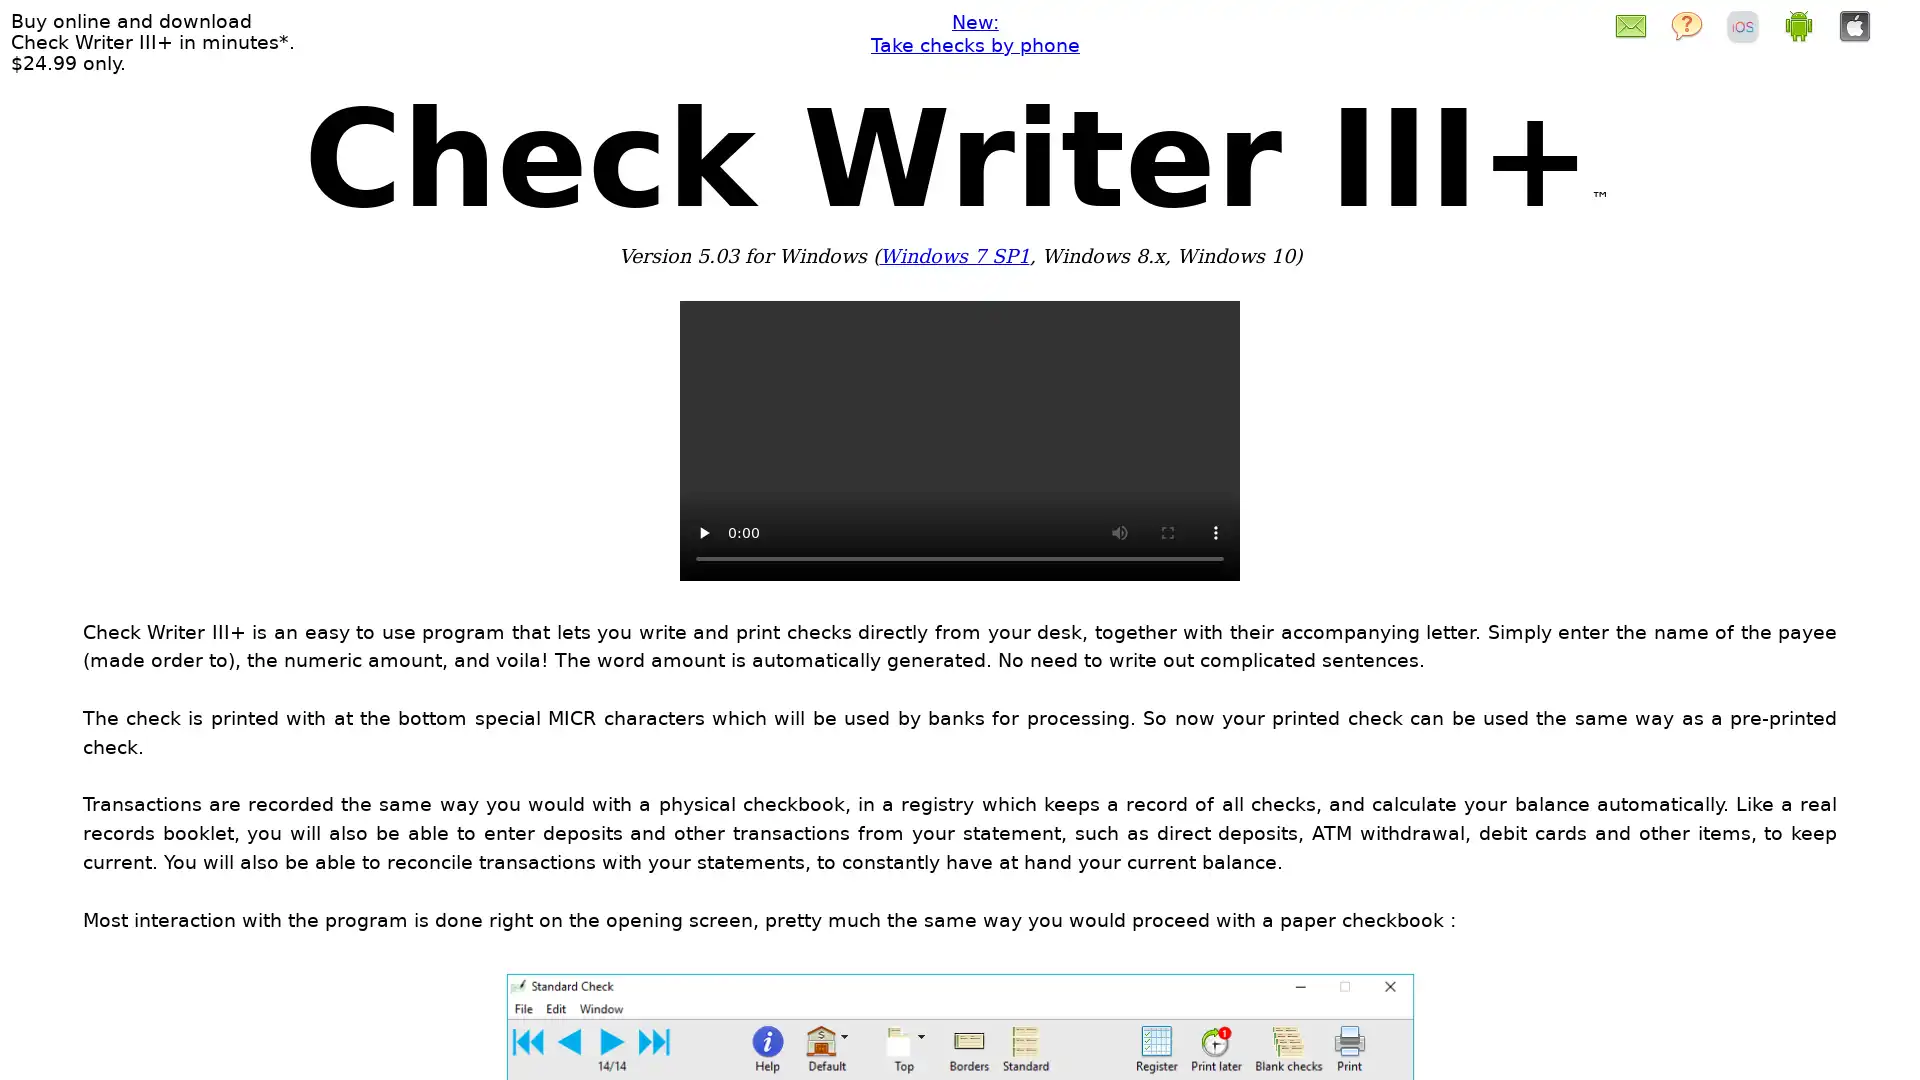 Image resolution: width=1920 pixels, height=1080 pixels. I want to click on mute, so click(1118, 531).